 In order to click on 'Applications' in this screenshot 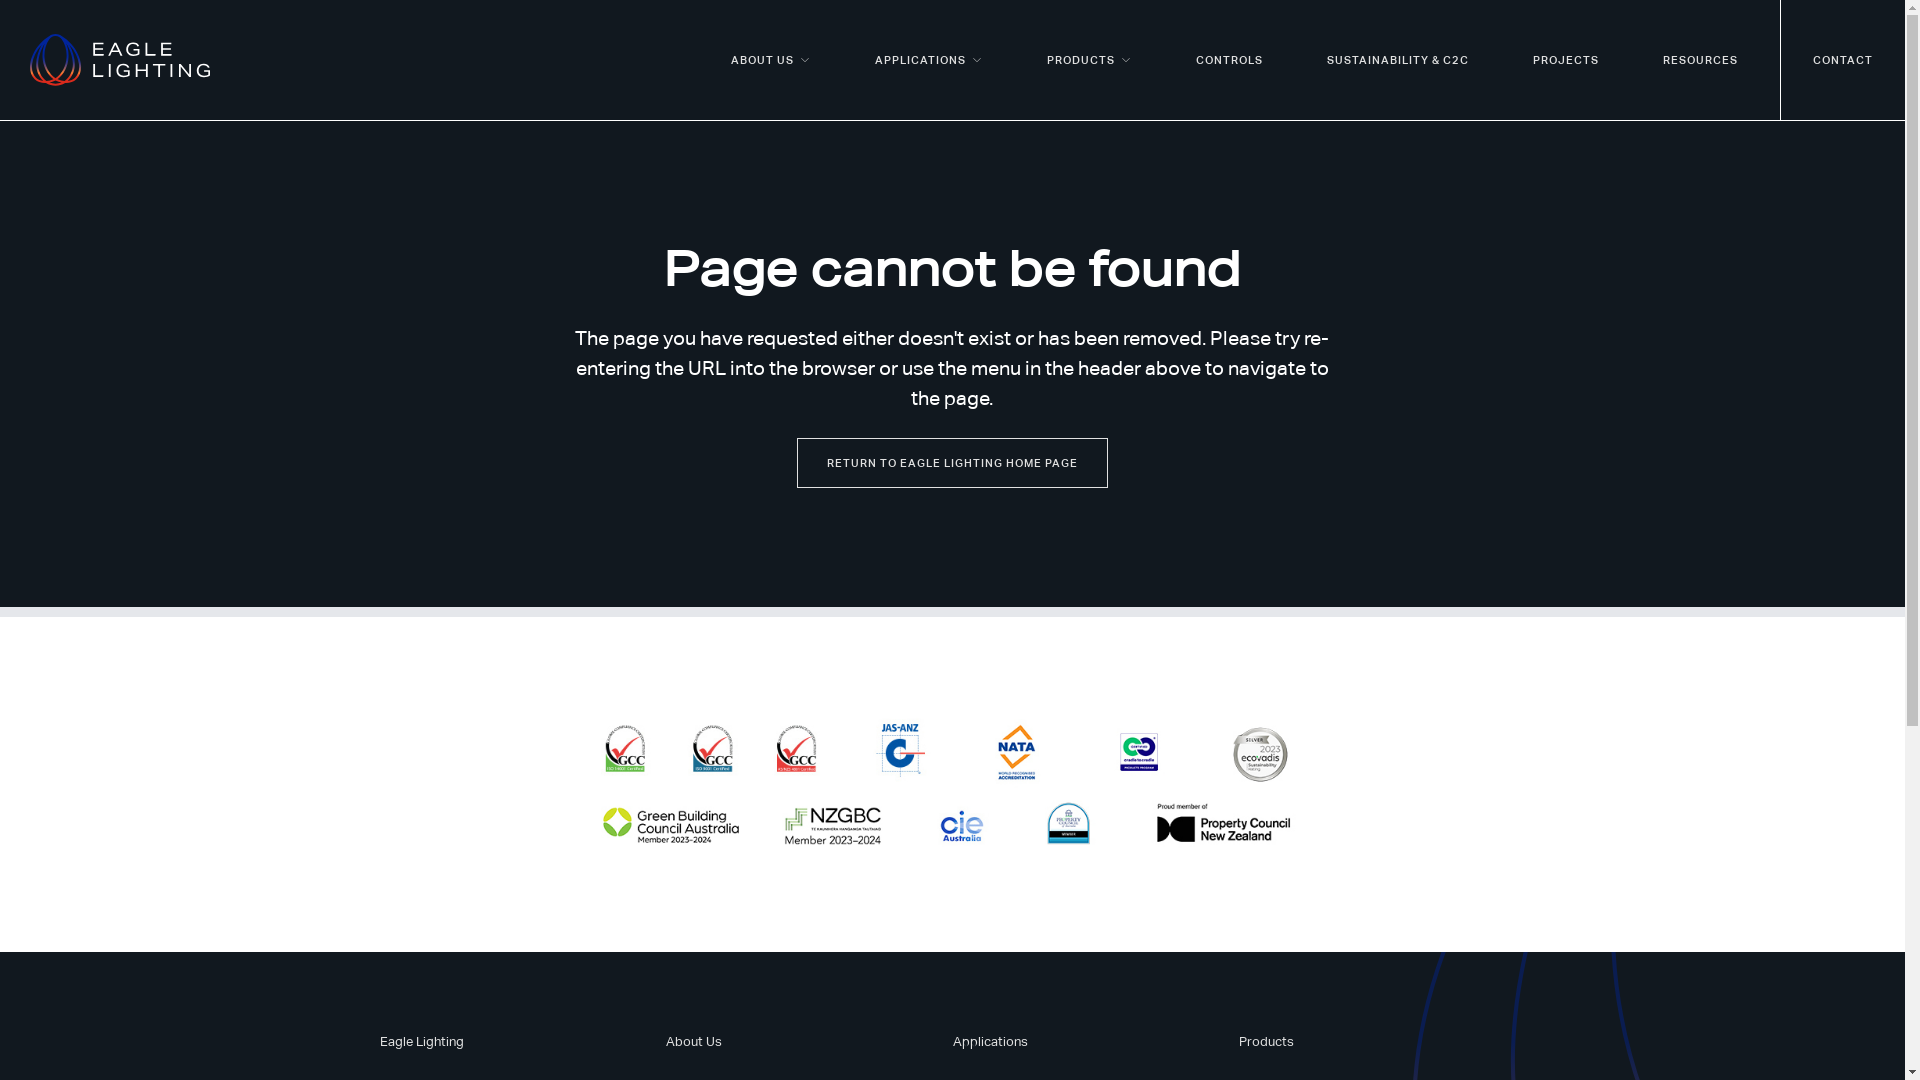, I will do `click(950, 1040)`.